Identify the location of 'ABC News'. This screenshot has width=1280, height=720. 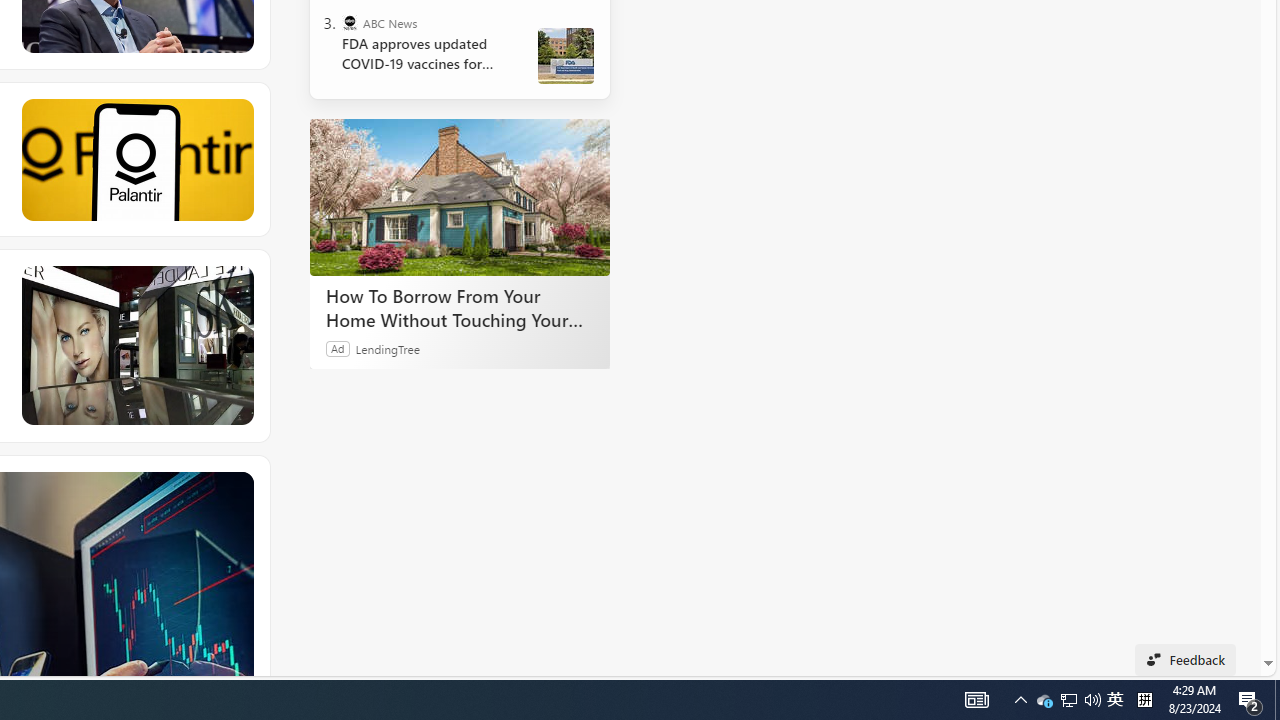
(350, 23).